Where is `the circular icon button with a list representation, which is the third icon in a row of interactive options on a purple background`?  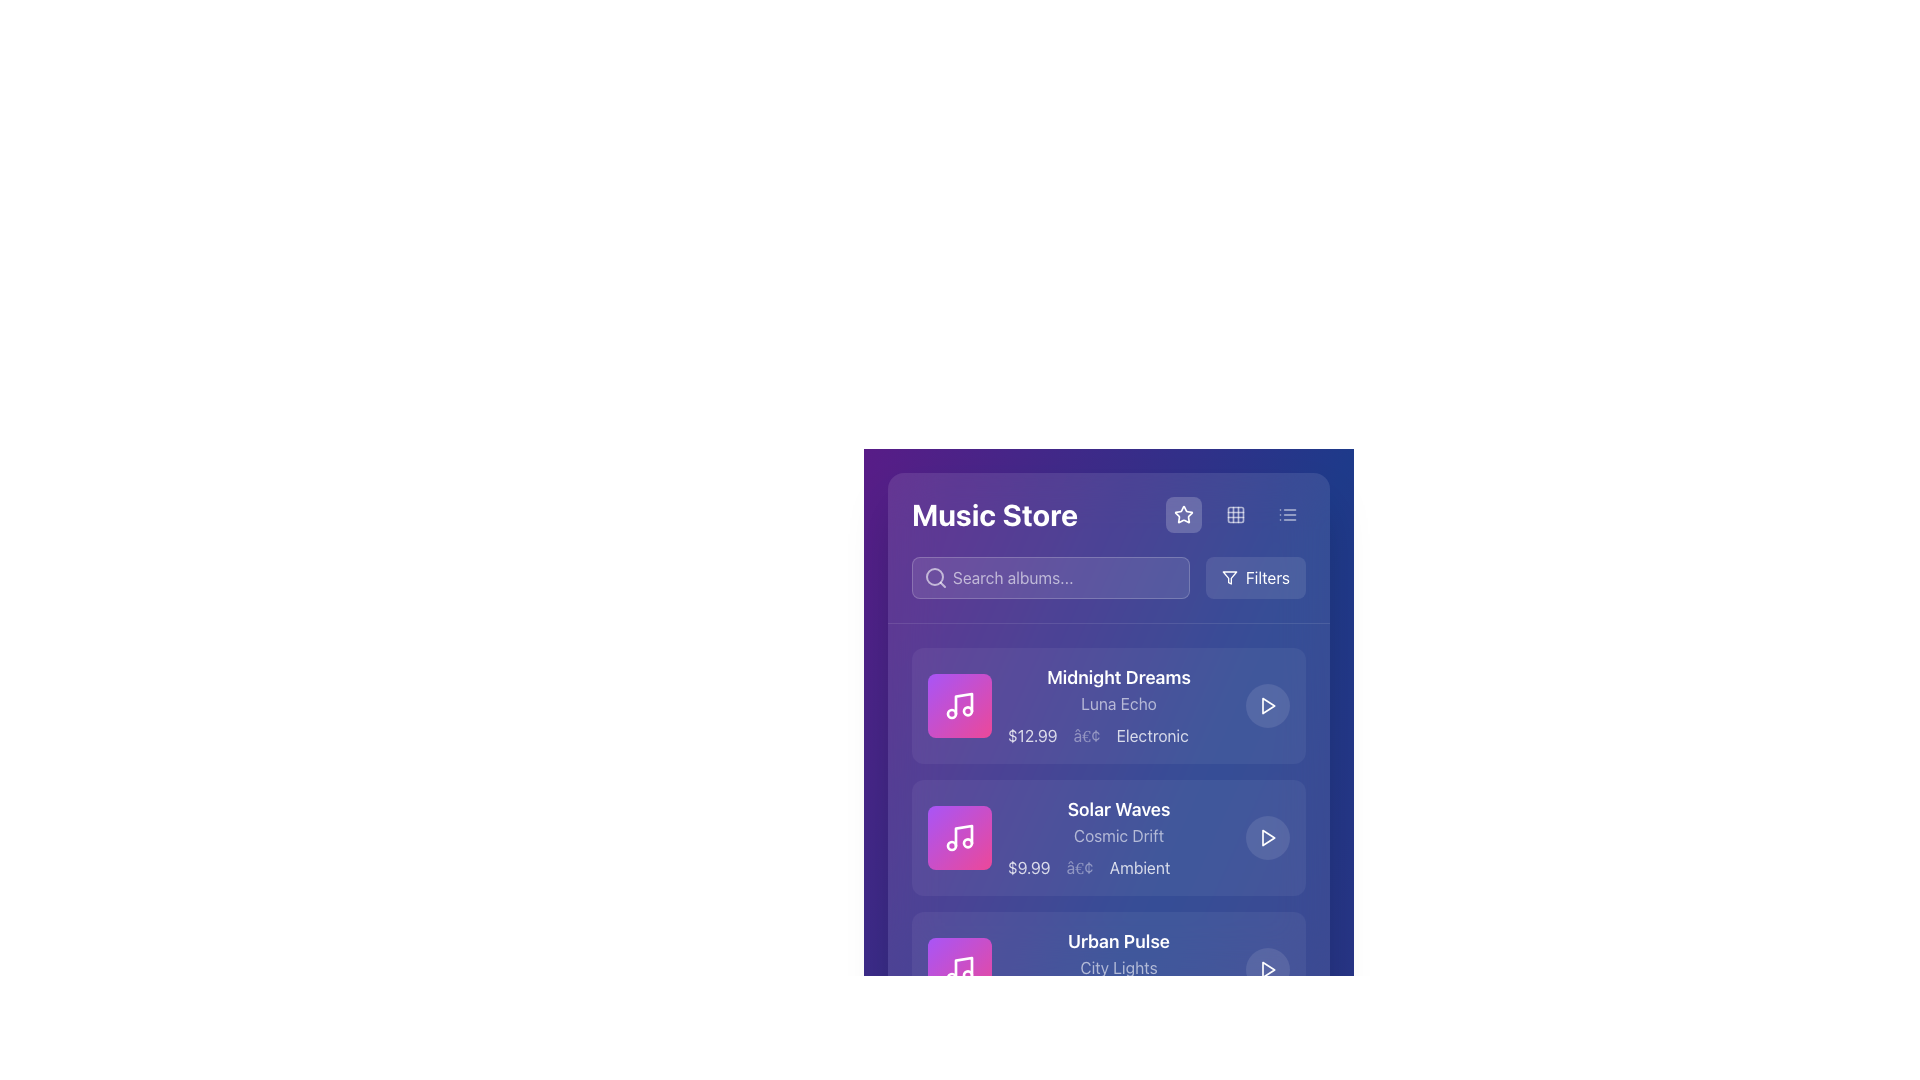 the circular icon button with a list representation, which is the third icon in a row of interactive options on a purple background is located at coordinates (1287, 514).